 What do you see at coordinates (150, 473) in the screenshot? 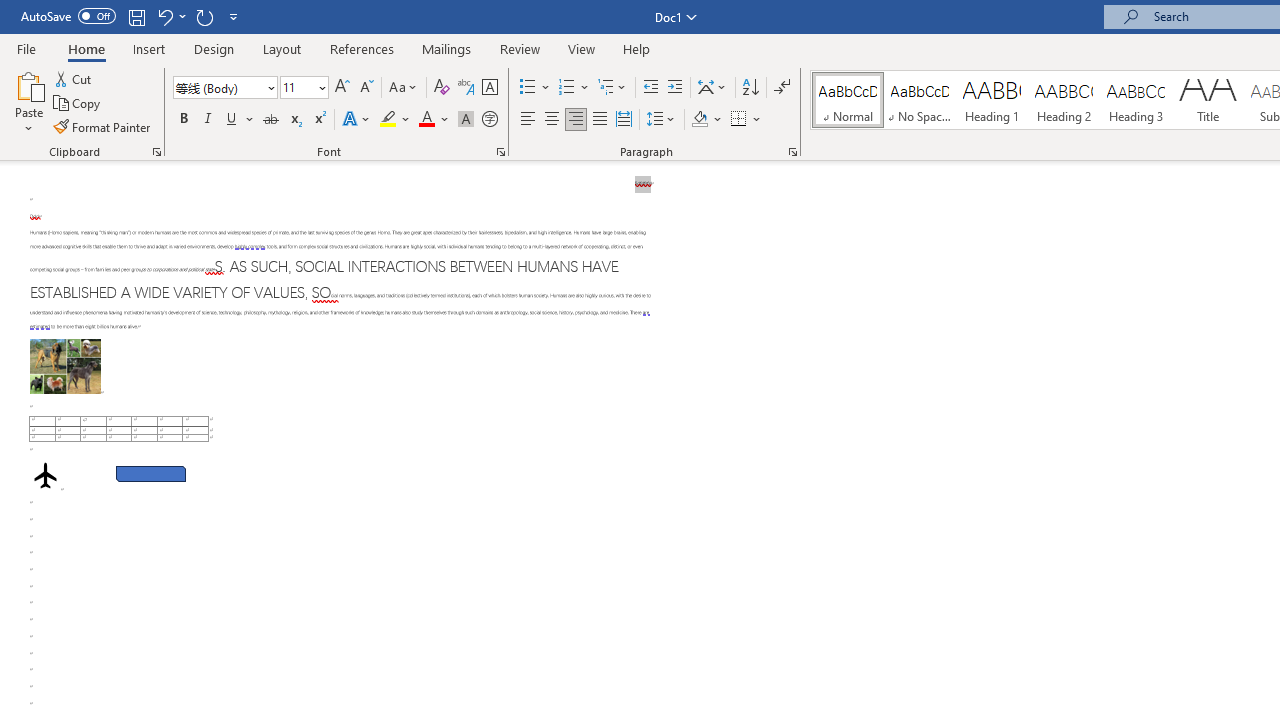
I see `'Rectangle: Diagonal Corners Snipped 2'` at bounding box center [150, 473].